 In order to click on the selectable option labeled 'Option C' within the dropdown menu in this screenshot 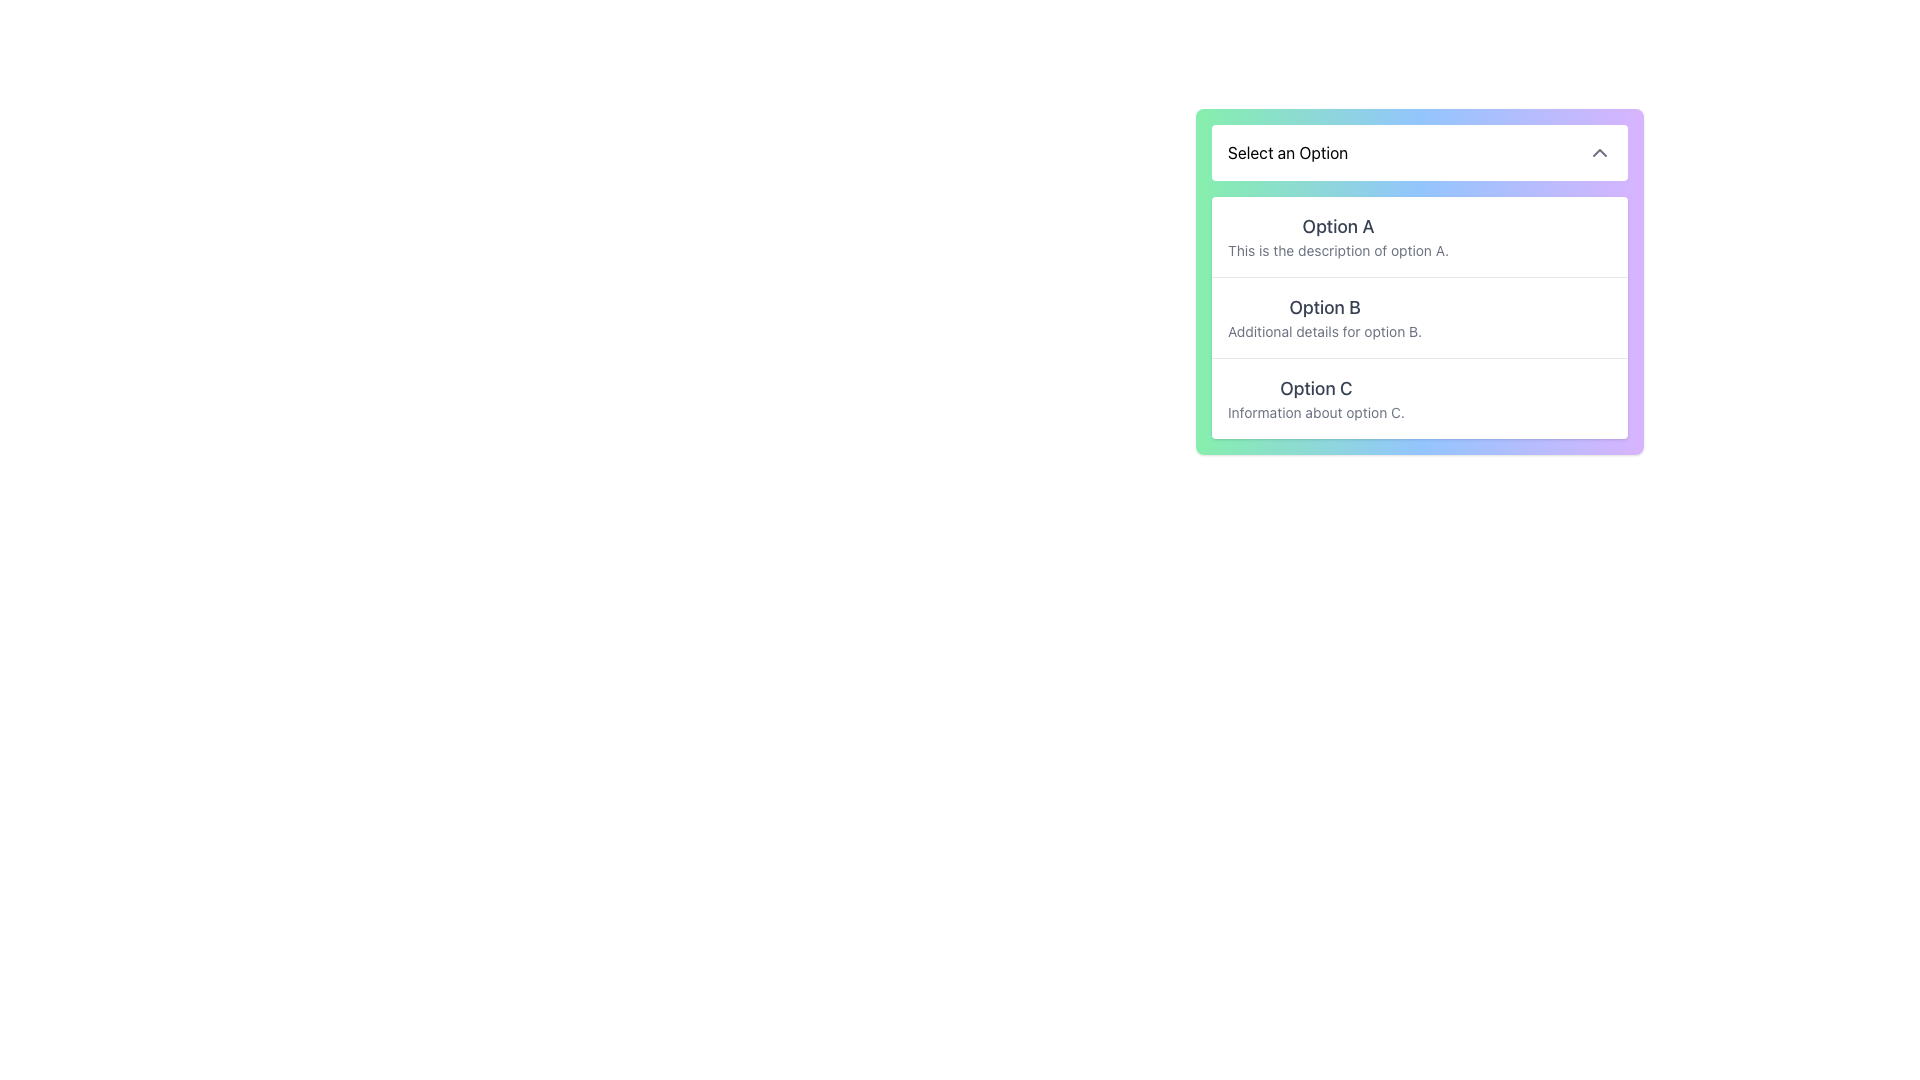, I will do `click(1419, 397)`.